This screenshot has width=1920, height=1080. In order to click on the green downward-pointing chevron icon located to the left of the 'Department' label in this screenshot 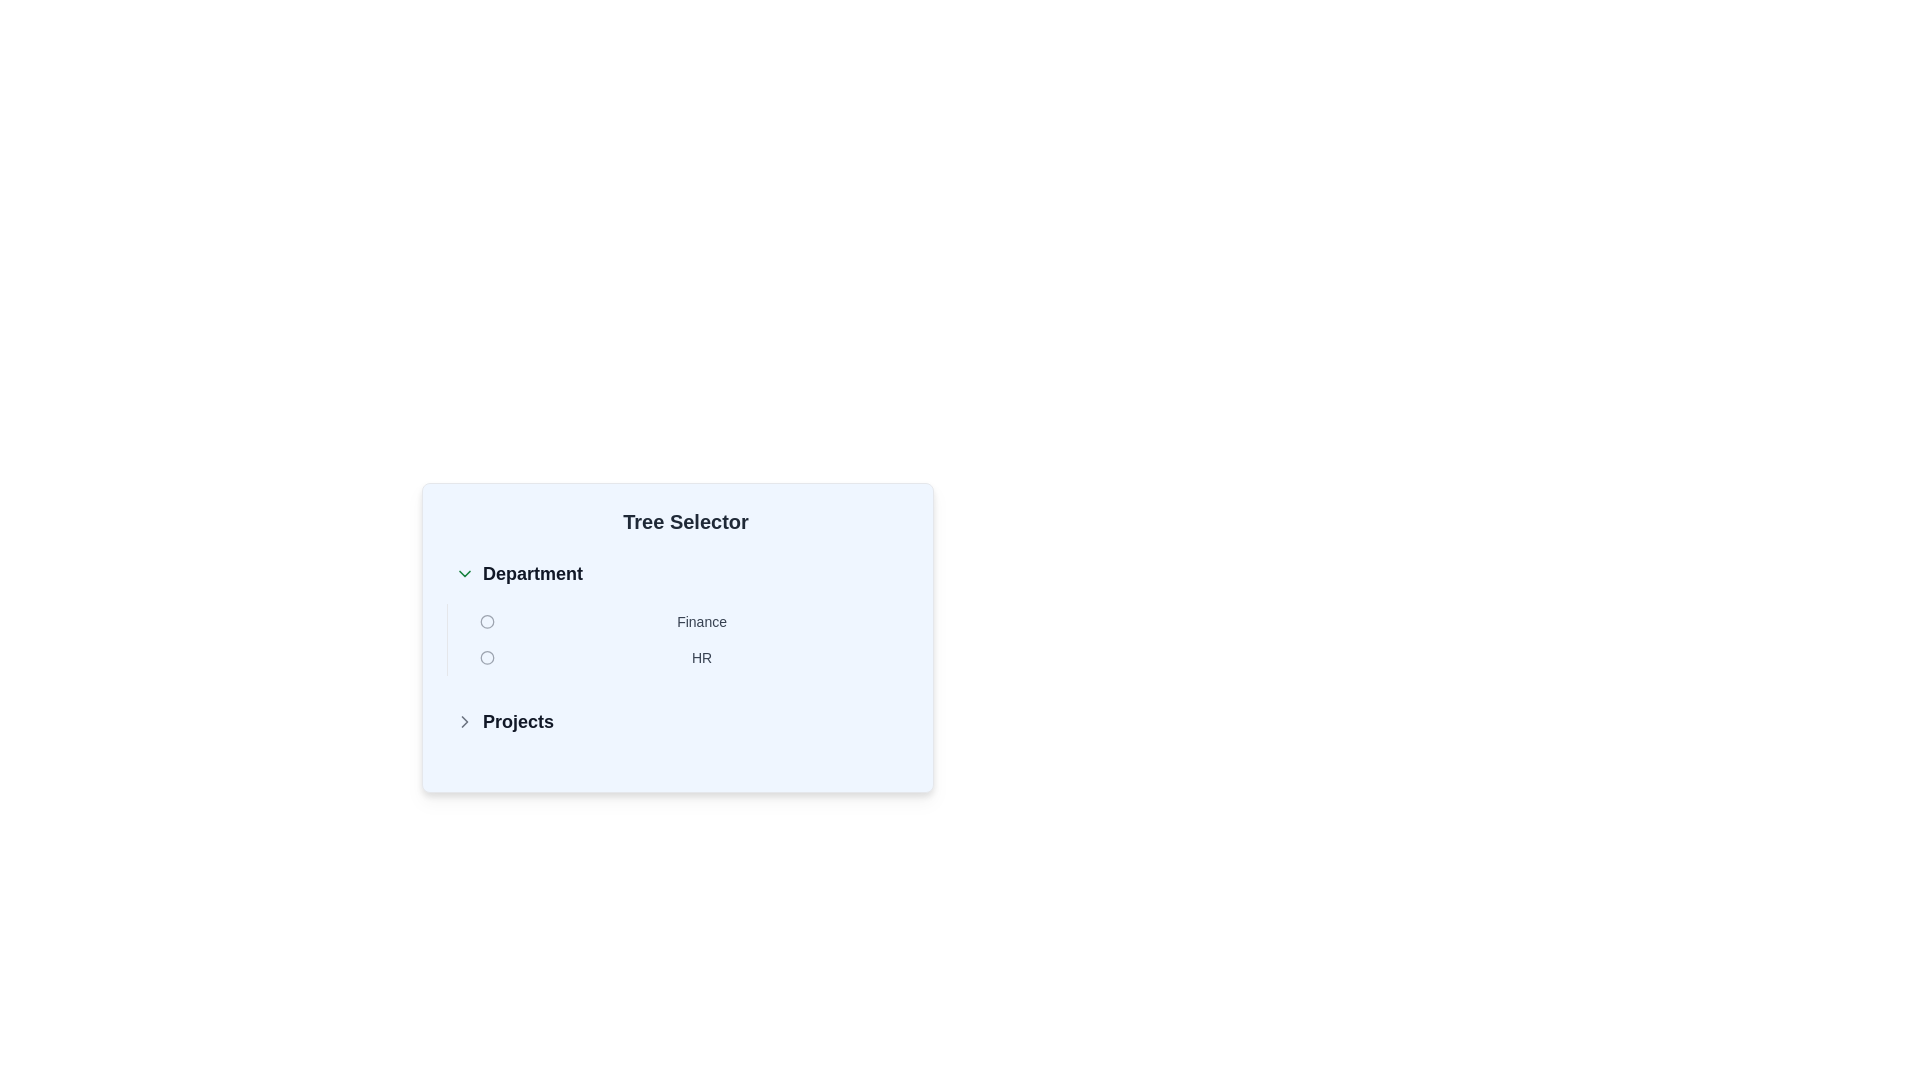, I will do `click(464, 574)`.